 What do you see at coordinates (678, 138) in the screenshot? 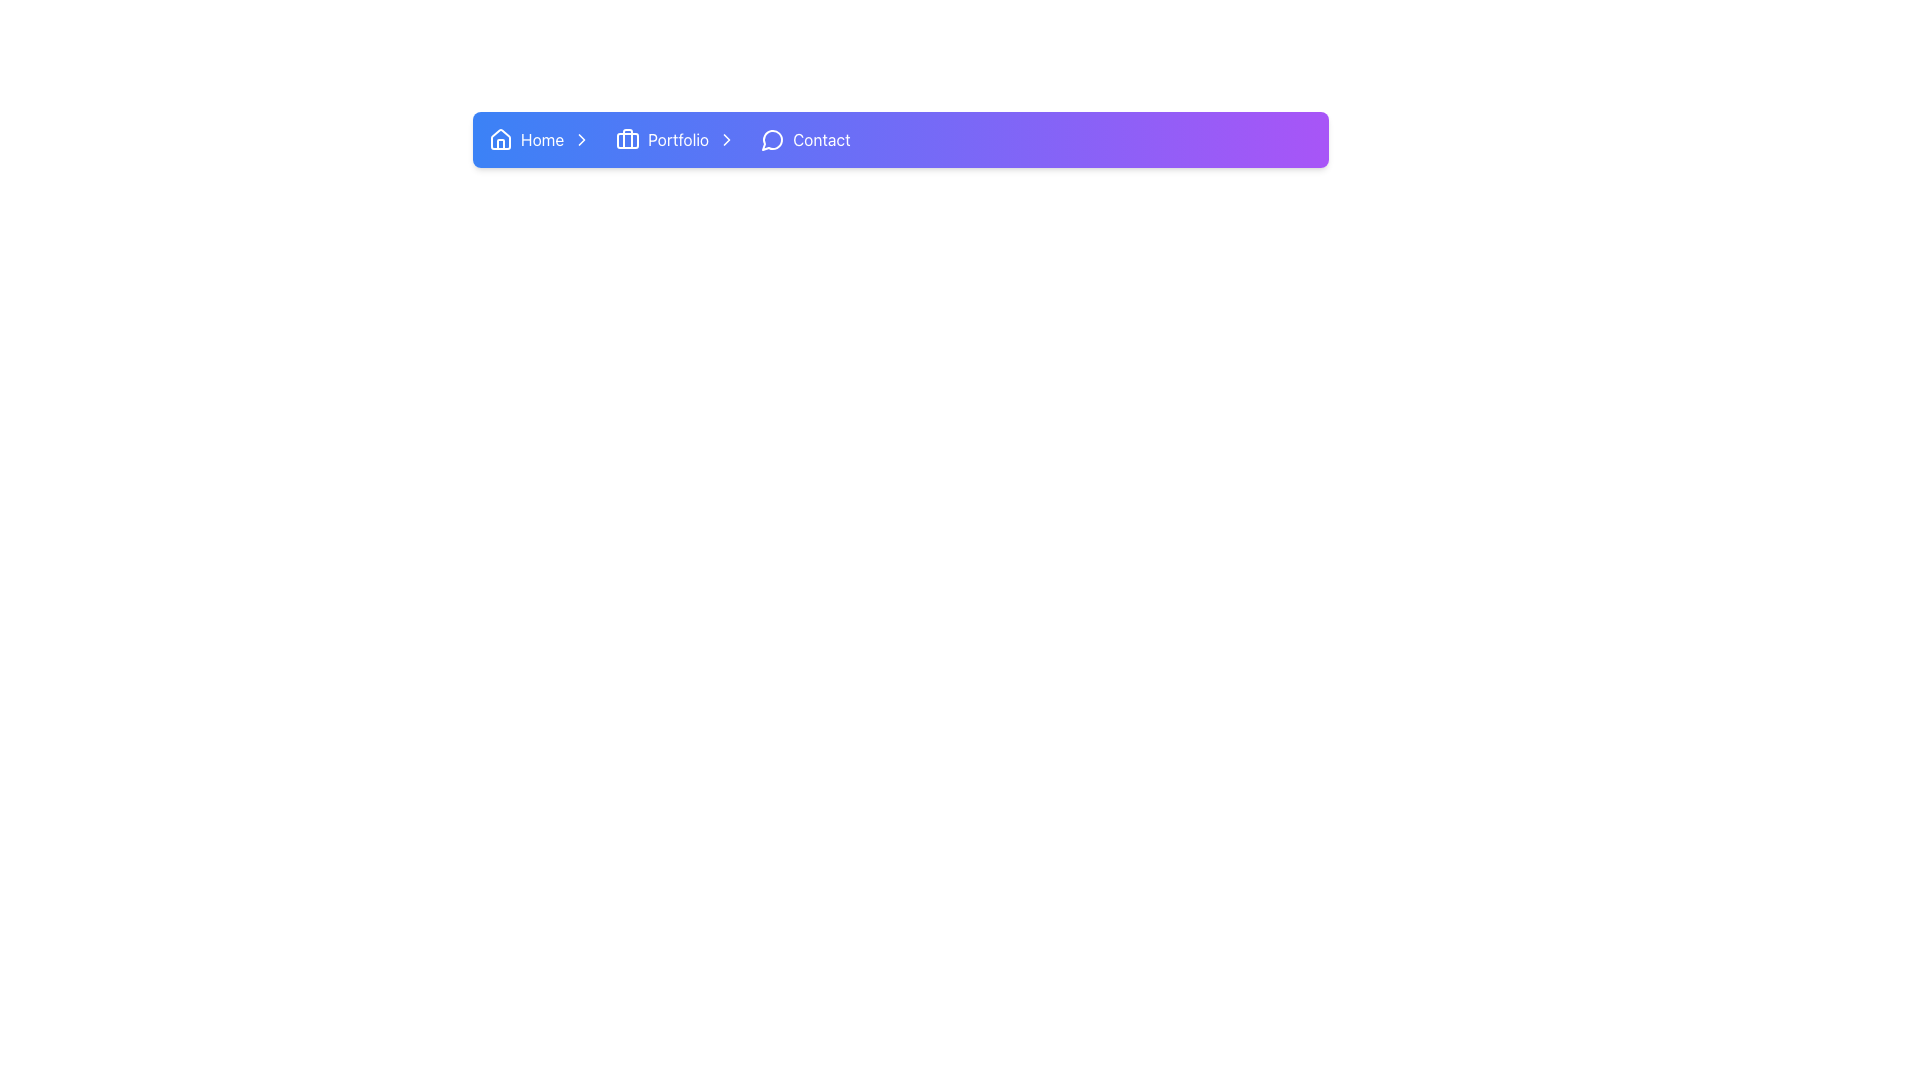
I see `the 'Portfolio' link, which is the third item in the navigation bar, styled with white font on a blue background` at bounding box center [678, 138].